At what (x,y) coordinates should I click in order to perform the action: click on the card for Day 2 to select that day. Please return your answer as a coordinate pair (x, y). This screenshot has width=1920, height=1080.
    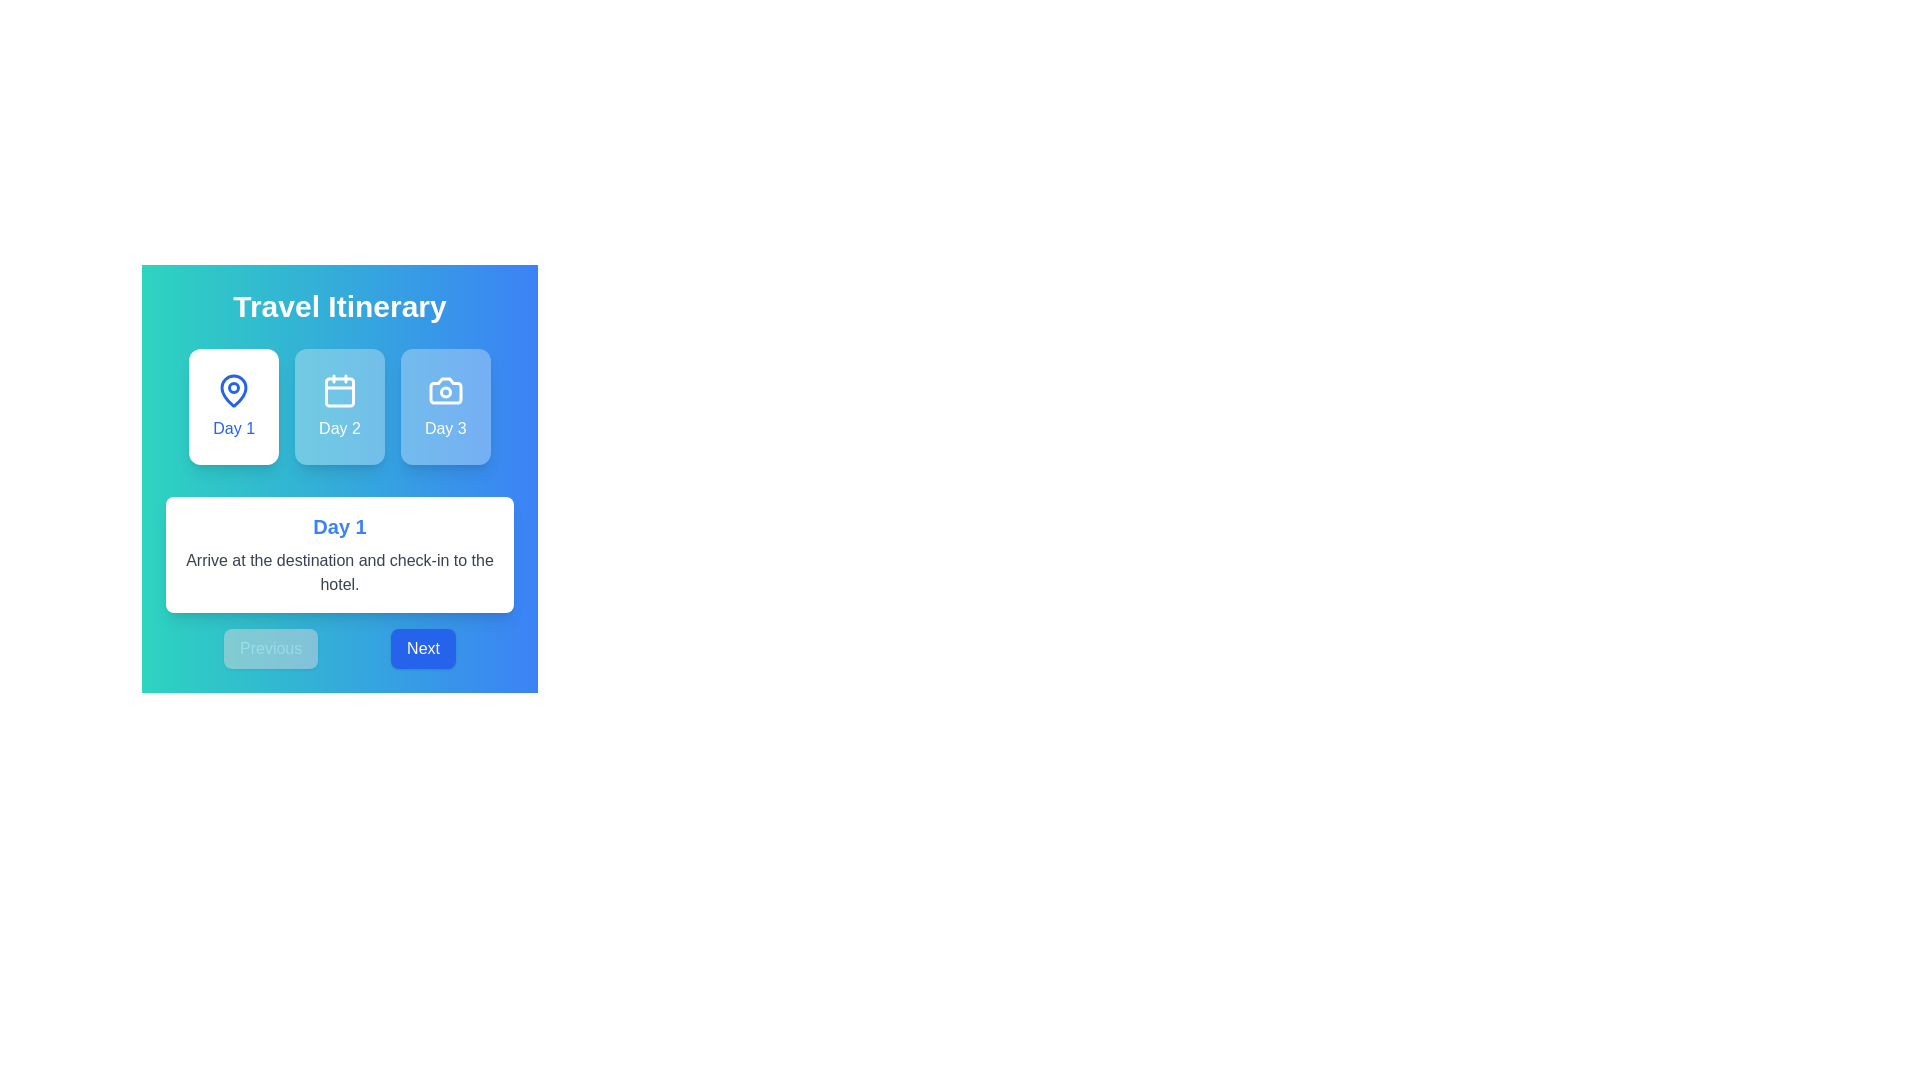
    Looking at the image, I should click on (340, 406).